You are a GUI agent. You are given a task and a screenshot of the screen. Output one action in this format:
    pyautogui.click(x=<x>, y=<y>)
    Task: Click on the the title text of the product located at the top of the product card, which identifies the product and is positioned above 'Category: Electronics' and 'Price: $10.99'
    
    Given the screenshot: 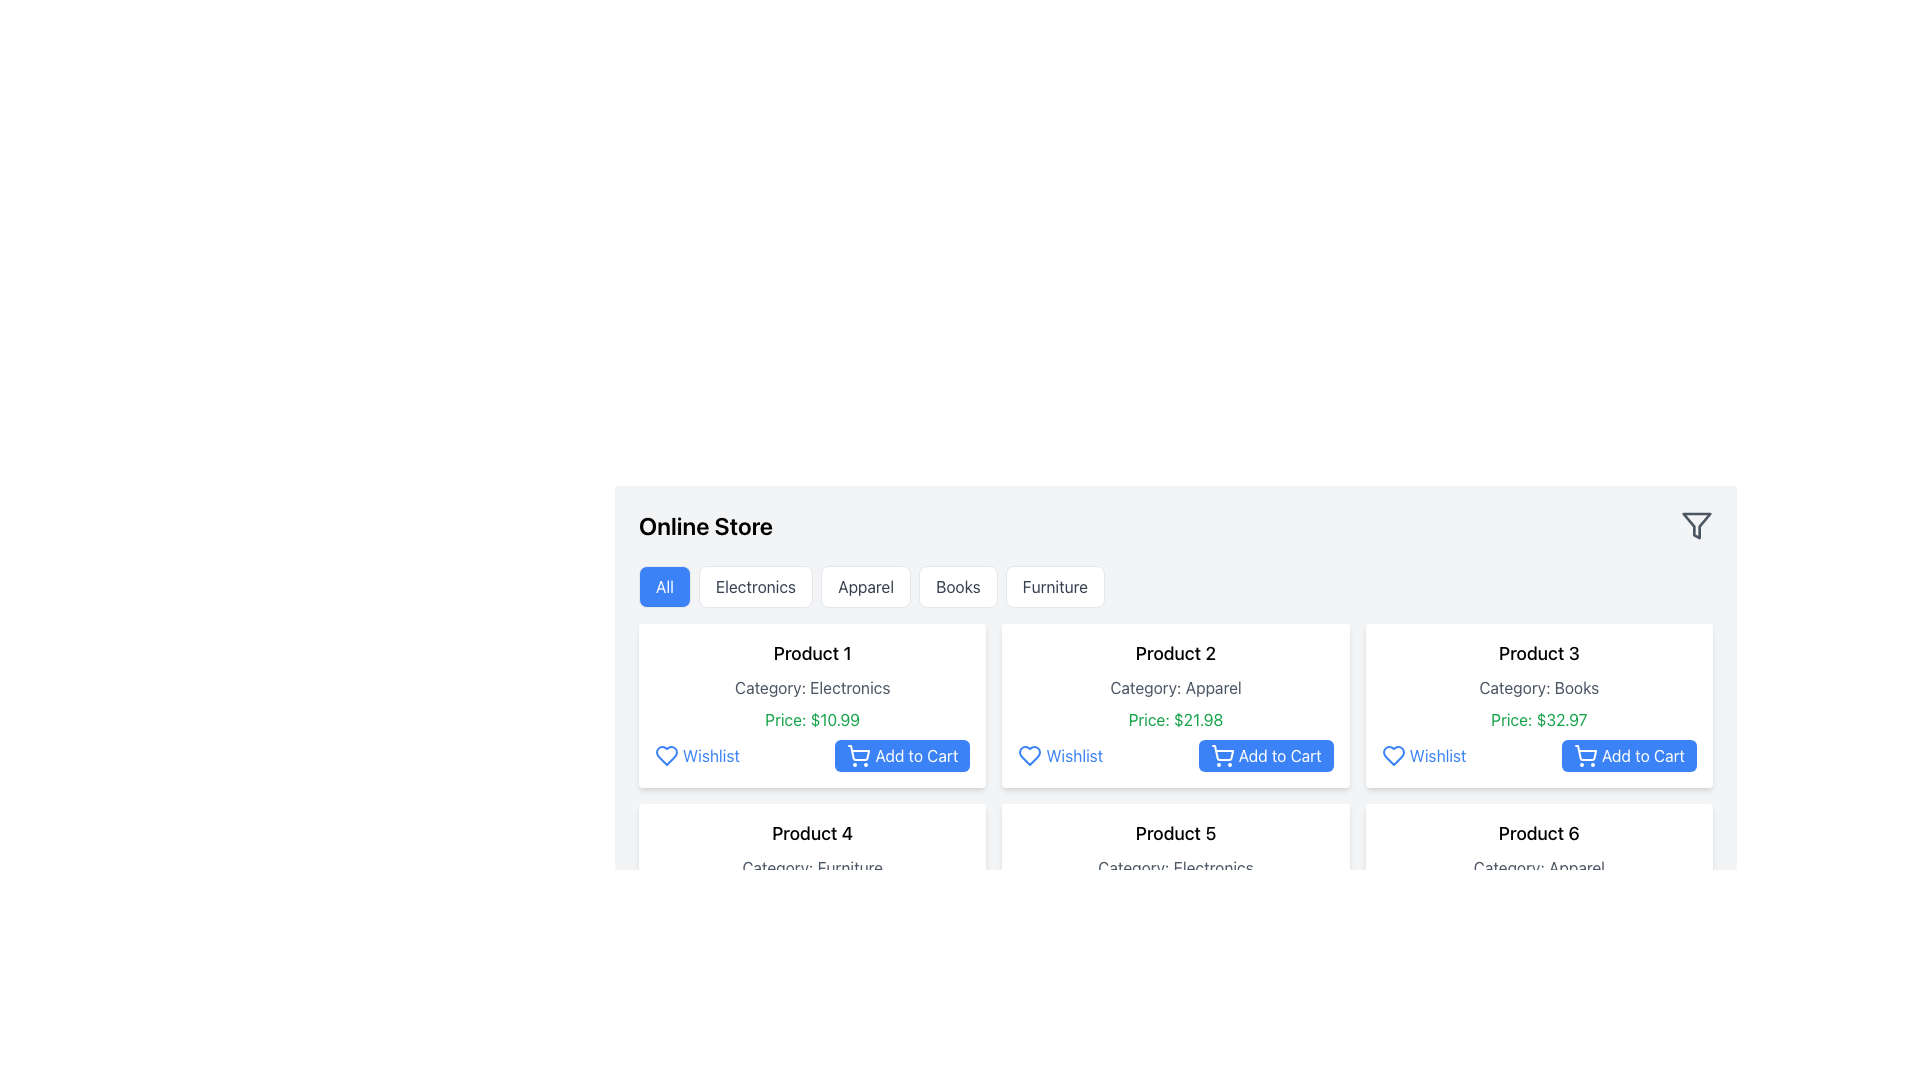 What is the action you would take?
    pyautogui.click(x=812, y=654)
    